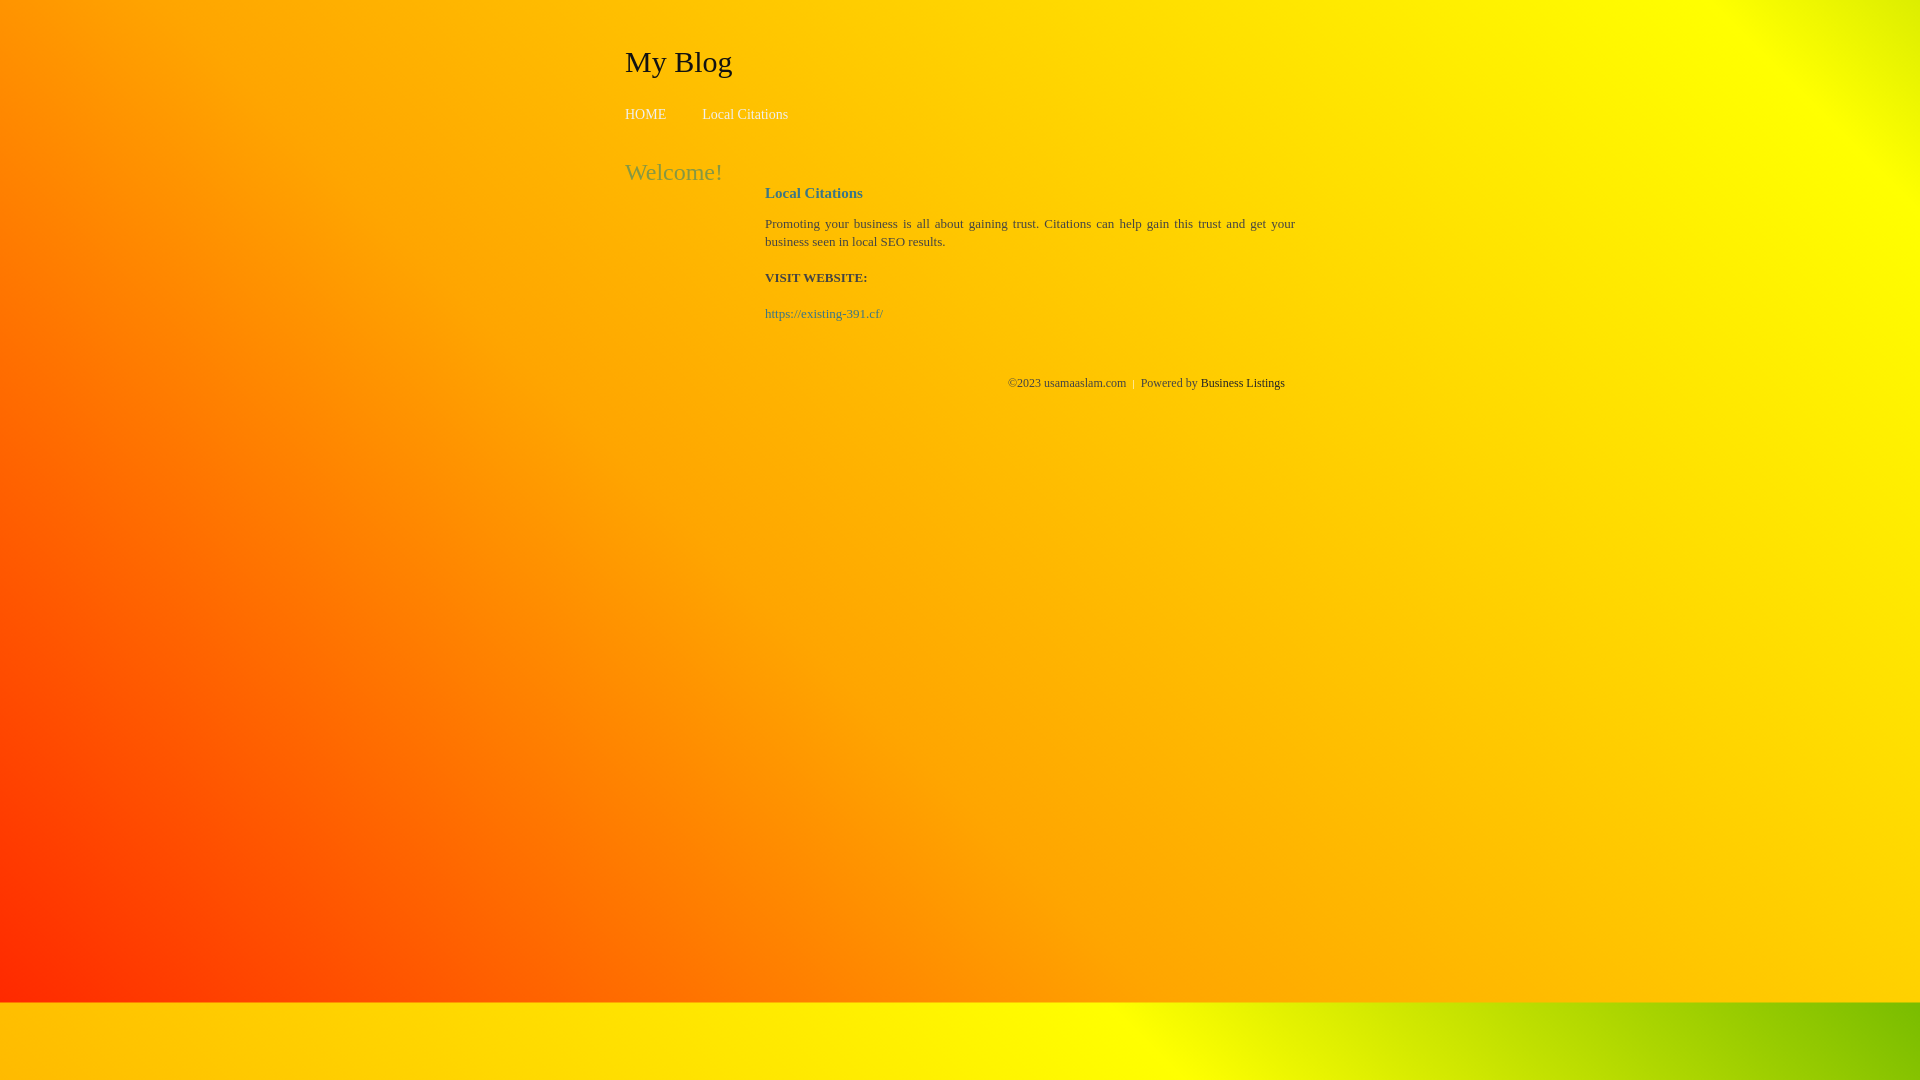 The image size is (1920, 1080). I want to click on 'Business Listings', so click(1242, 382).